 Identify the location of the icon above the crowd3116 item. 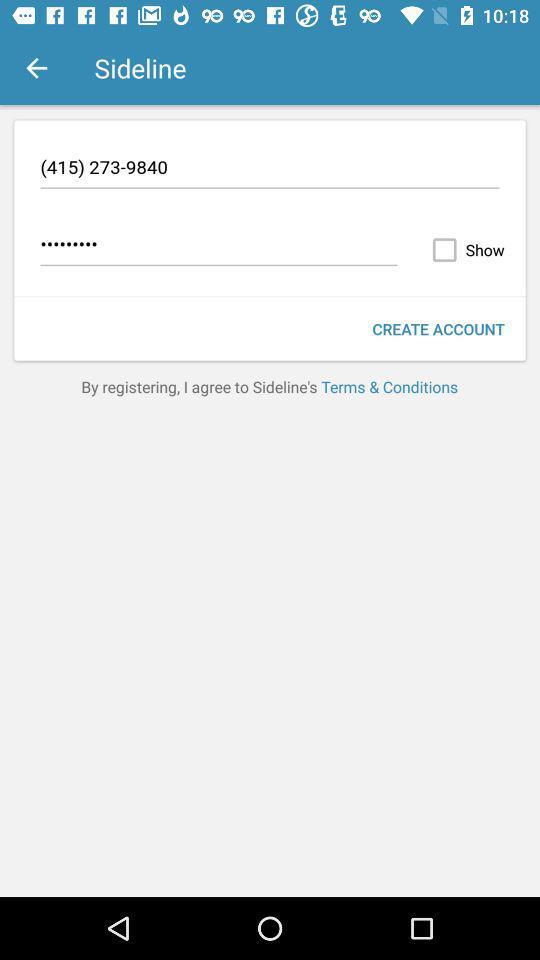
(270, 169).